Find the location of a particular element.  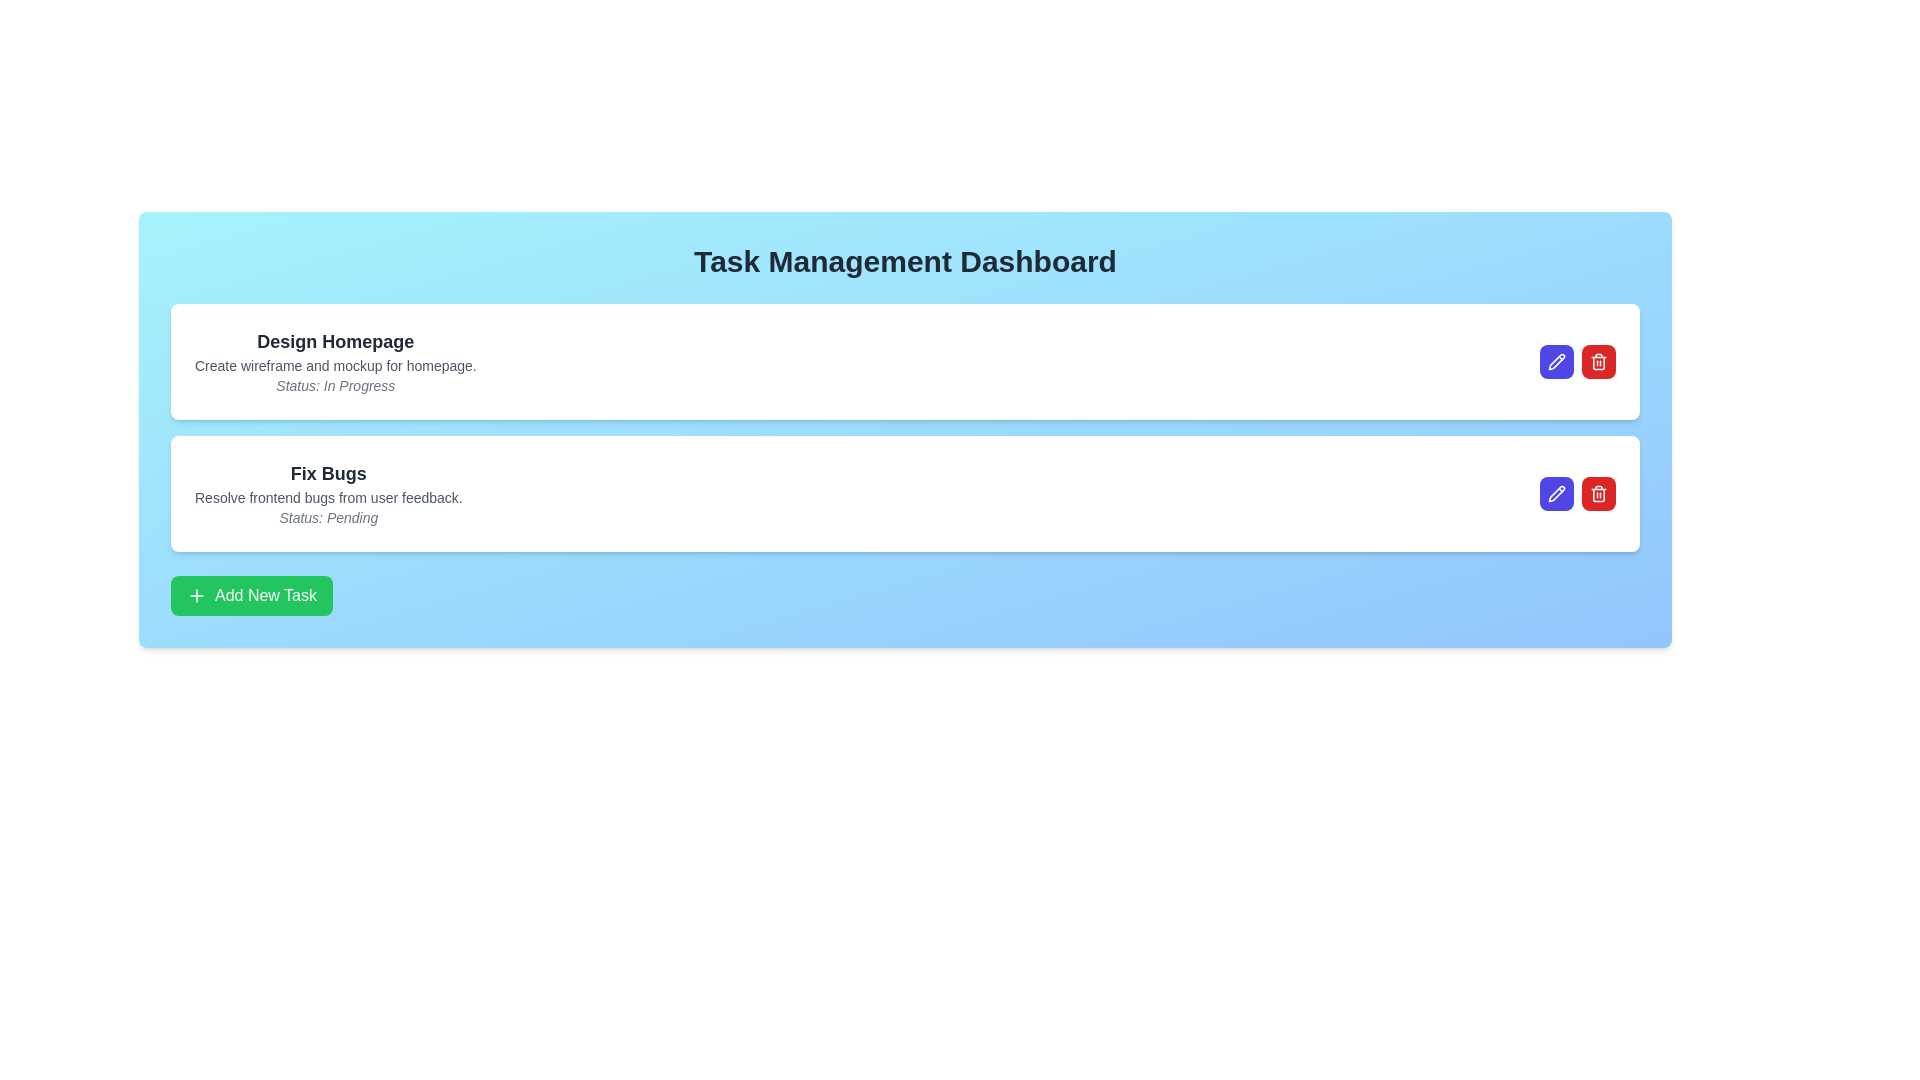

the red delete button with a trash bin icon located in the top-right corner of the task card is located at coordinates (1597, 493).